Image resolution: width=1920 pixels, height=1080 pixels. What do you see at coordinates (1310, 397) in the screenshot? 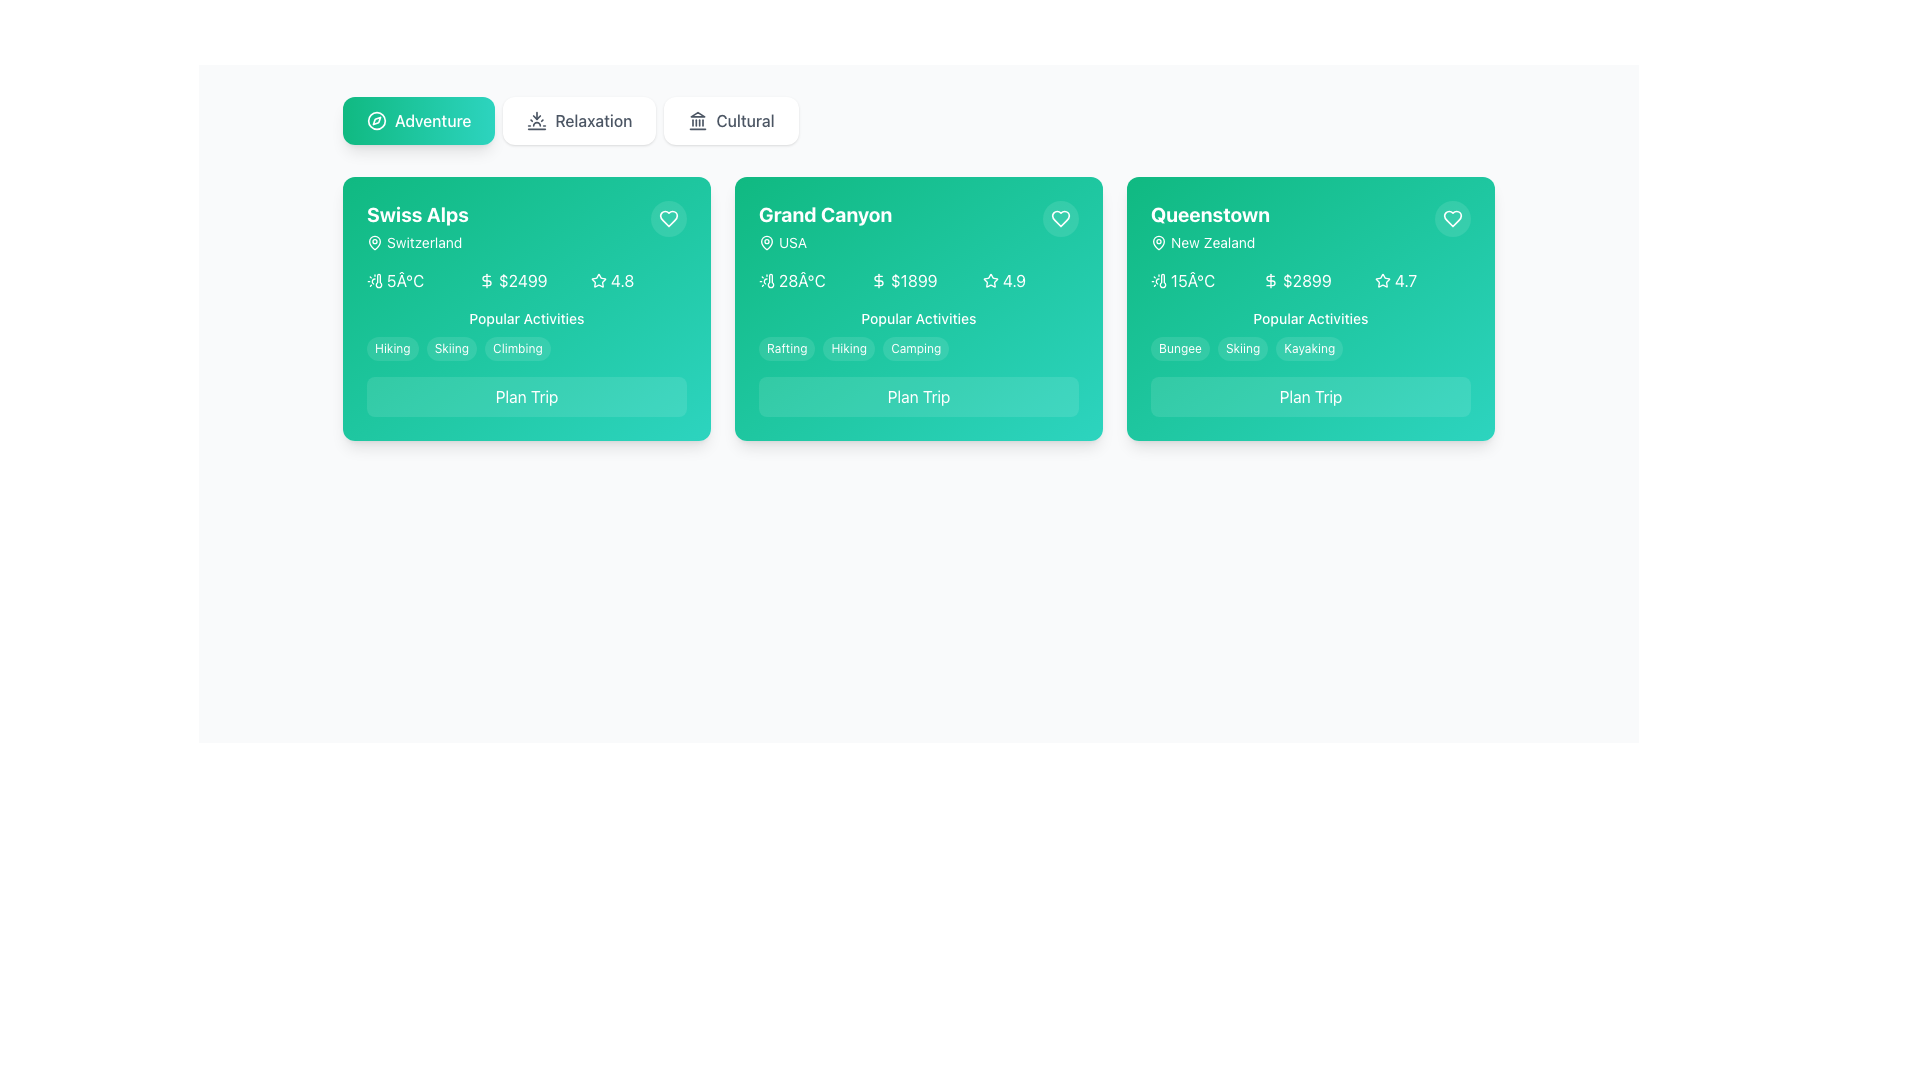
I see `the 'Plan Trip' button, which is a rectangular button with rounded corners and a soft green background located at the bottom of the 'Queenstown' section, directly below the 'Popular Activities' tags` at bounding box center [1310, 397].